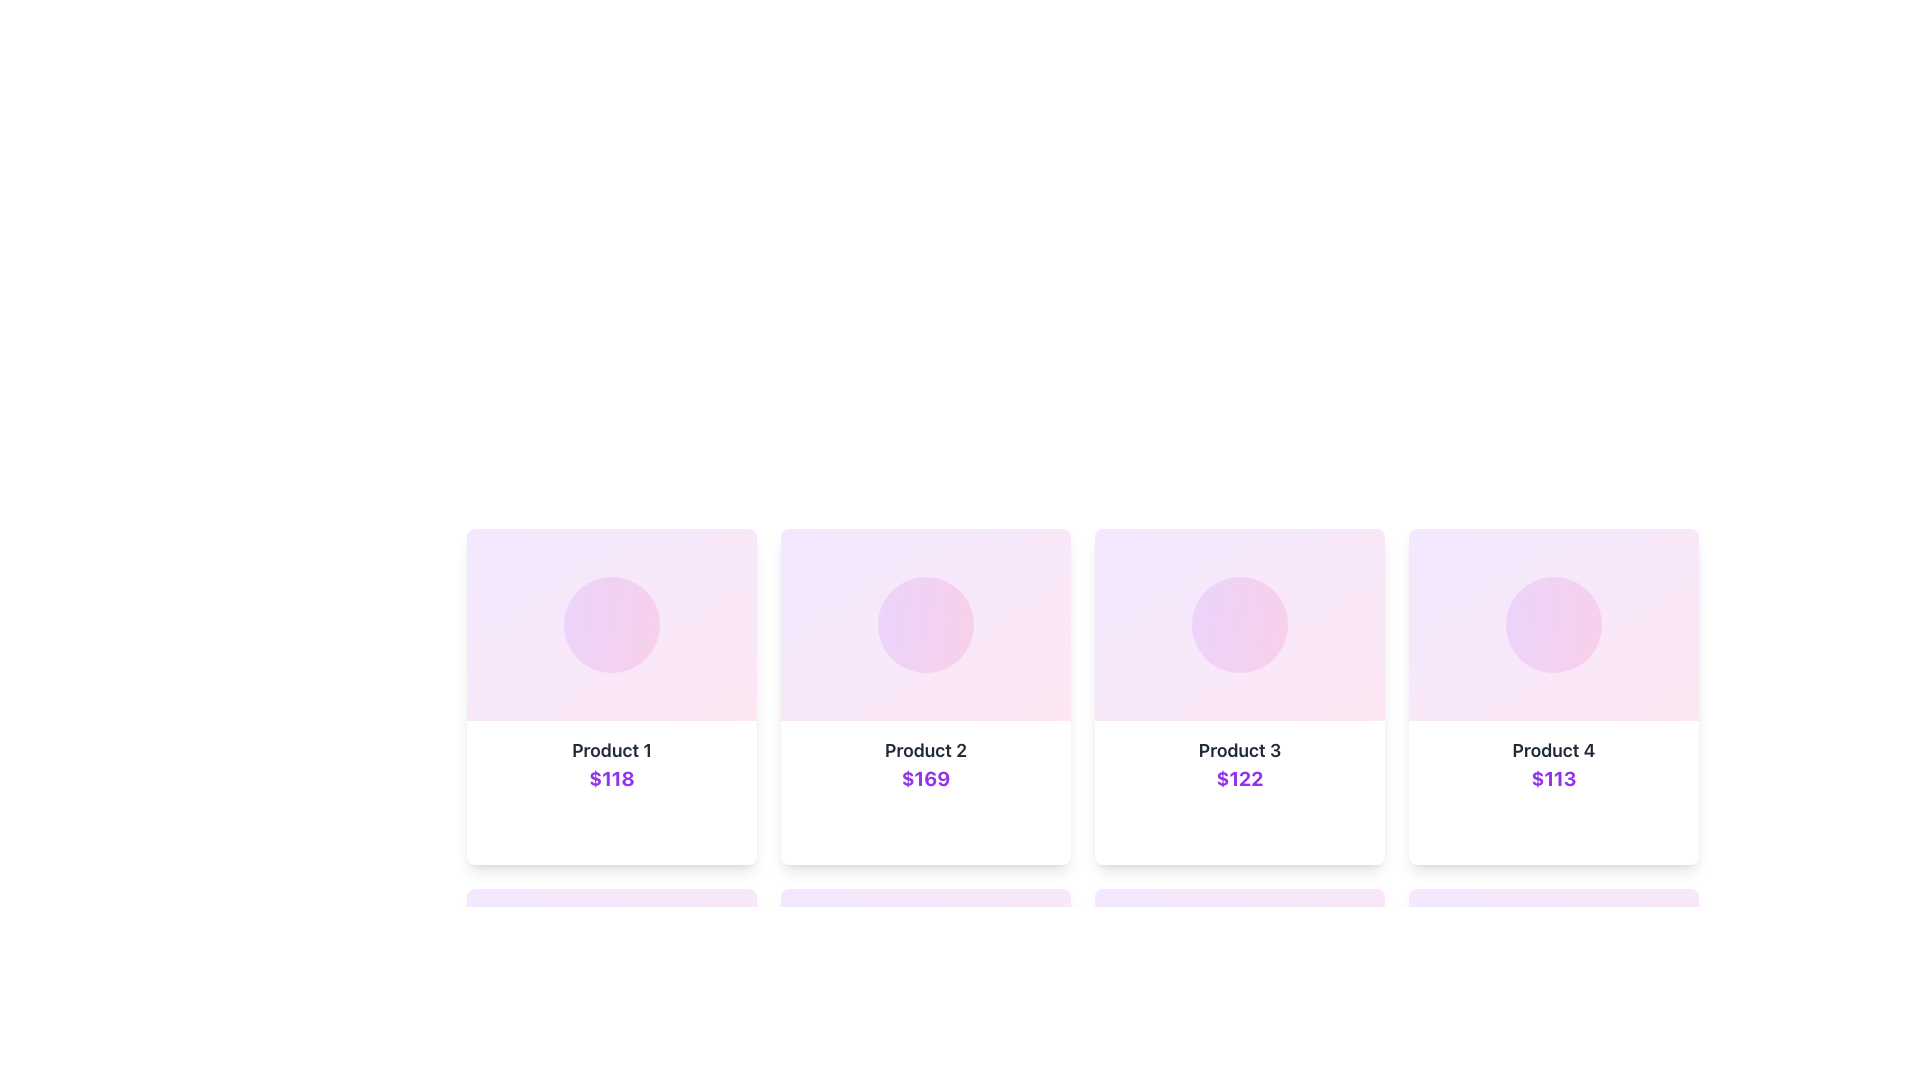 The image size is (1920, 1080). I want to click on the 'Product 4' text label element which is styled in bold, larger dark gray font, located centrally at the bottom of the fourth product card on a light purple background, so click(1553, 751).